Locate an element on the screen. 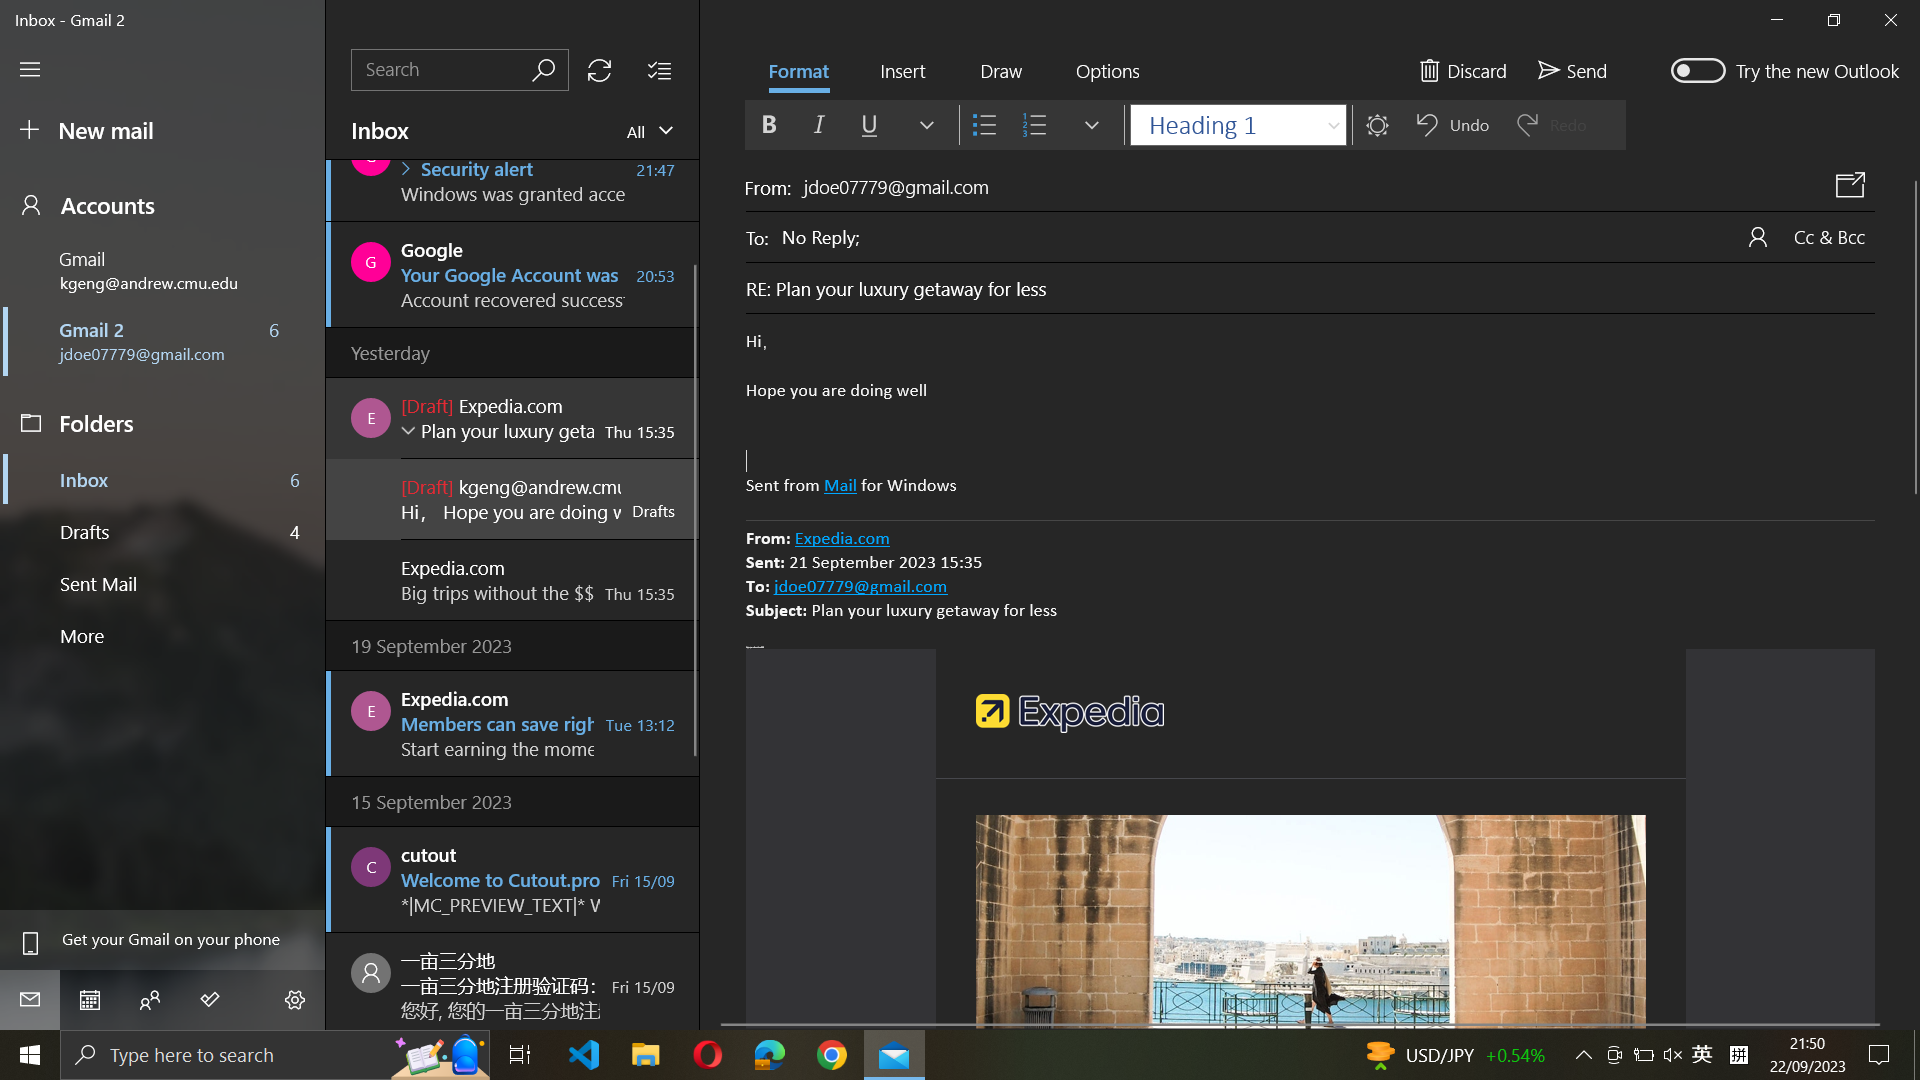 The image size is (1920, 1080). the mail body and select all the text is located at coordinates (1310, 414).